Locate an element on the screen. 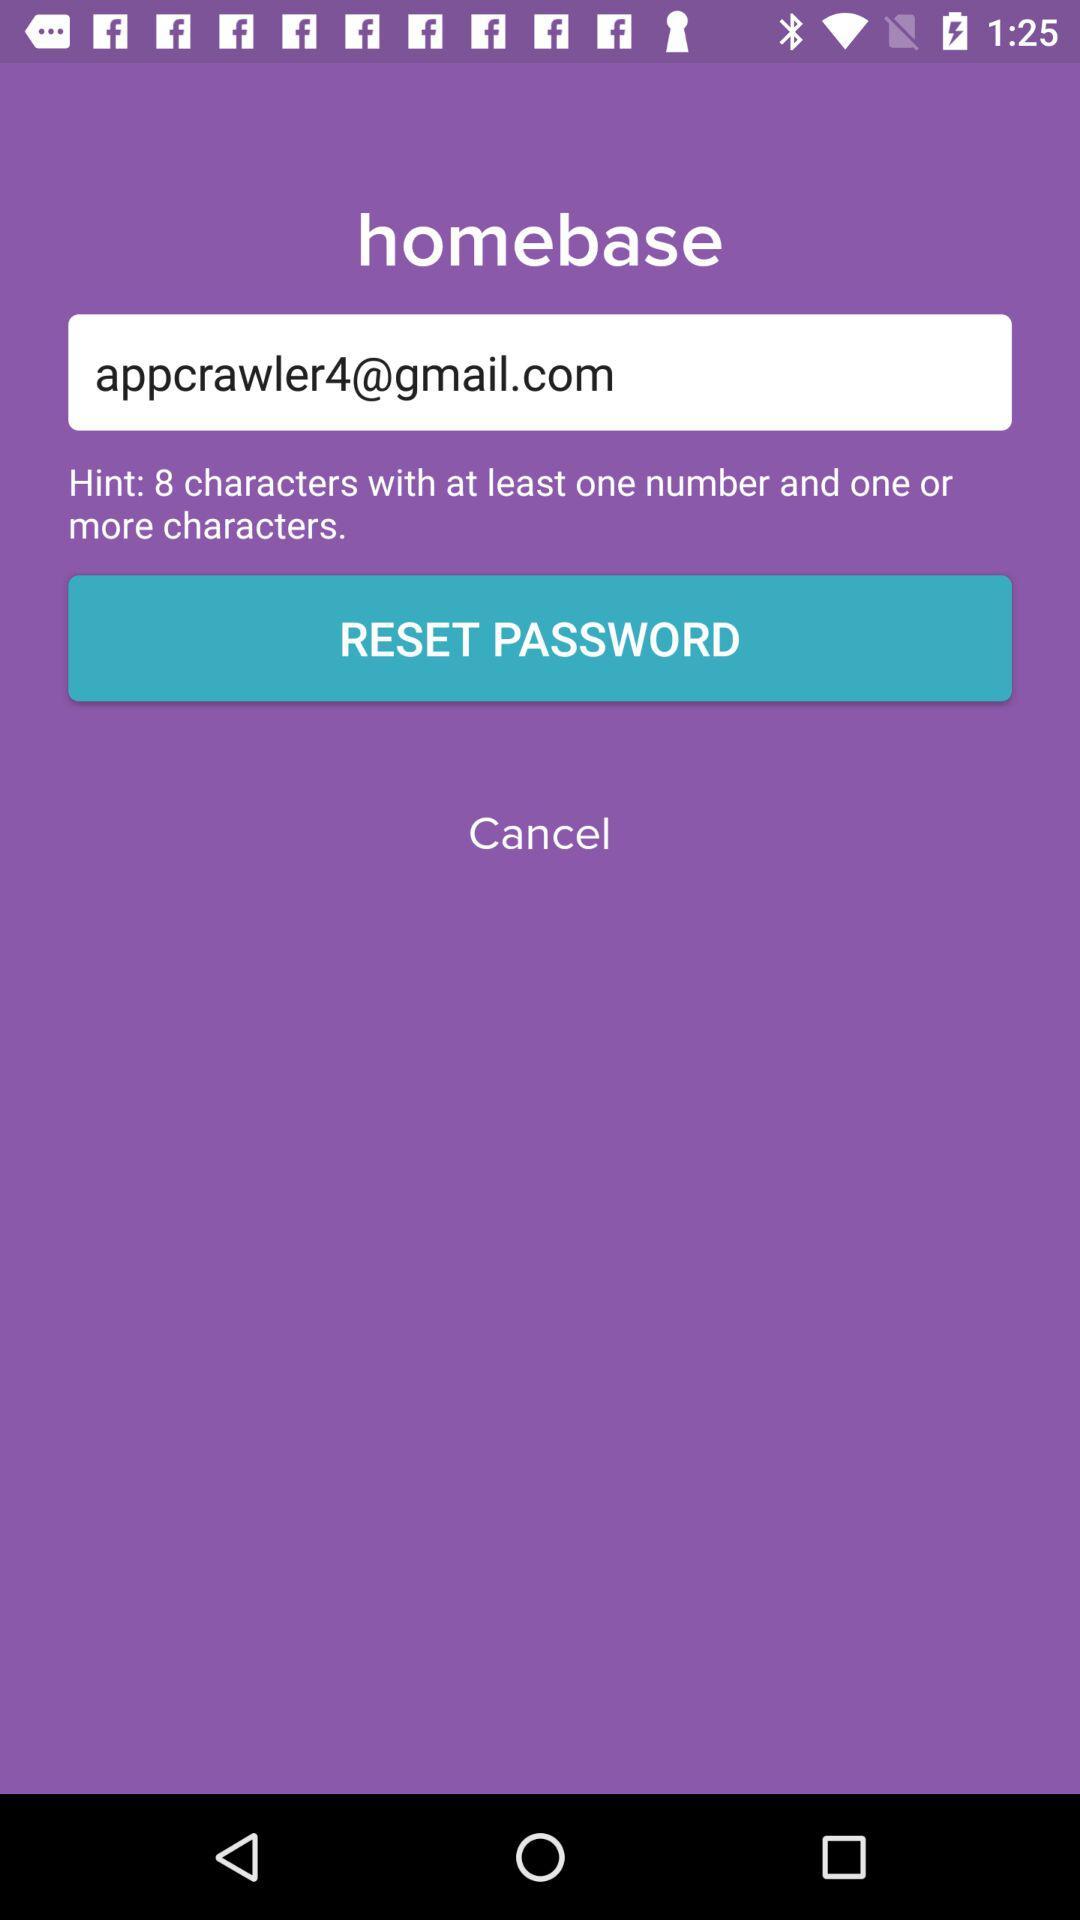 Image resolution: width=1080 pixels, height=1920 pixels. the reset password is located at coordinates (540, 637).